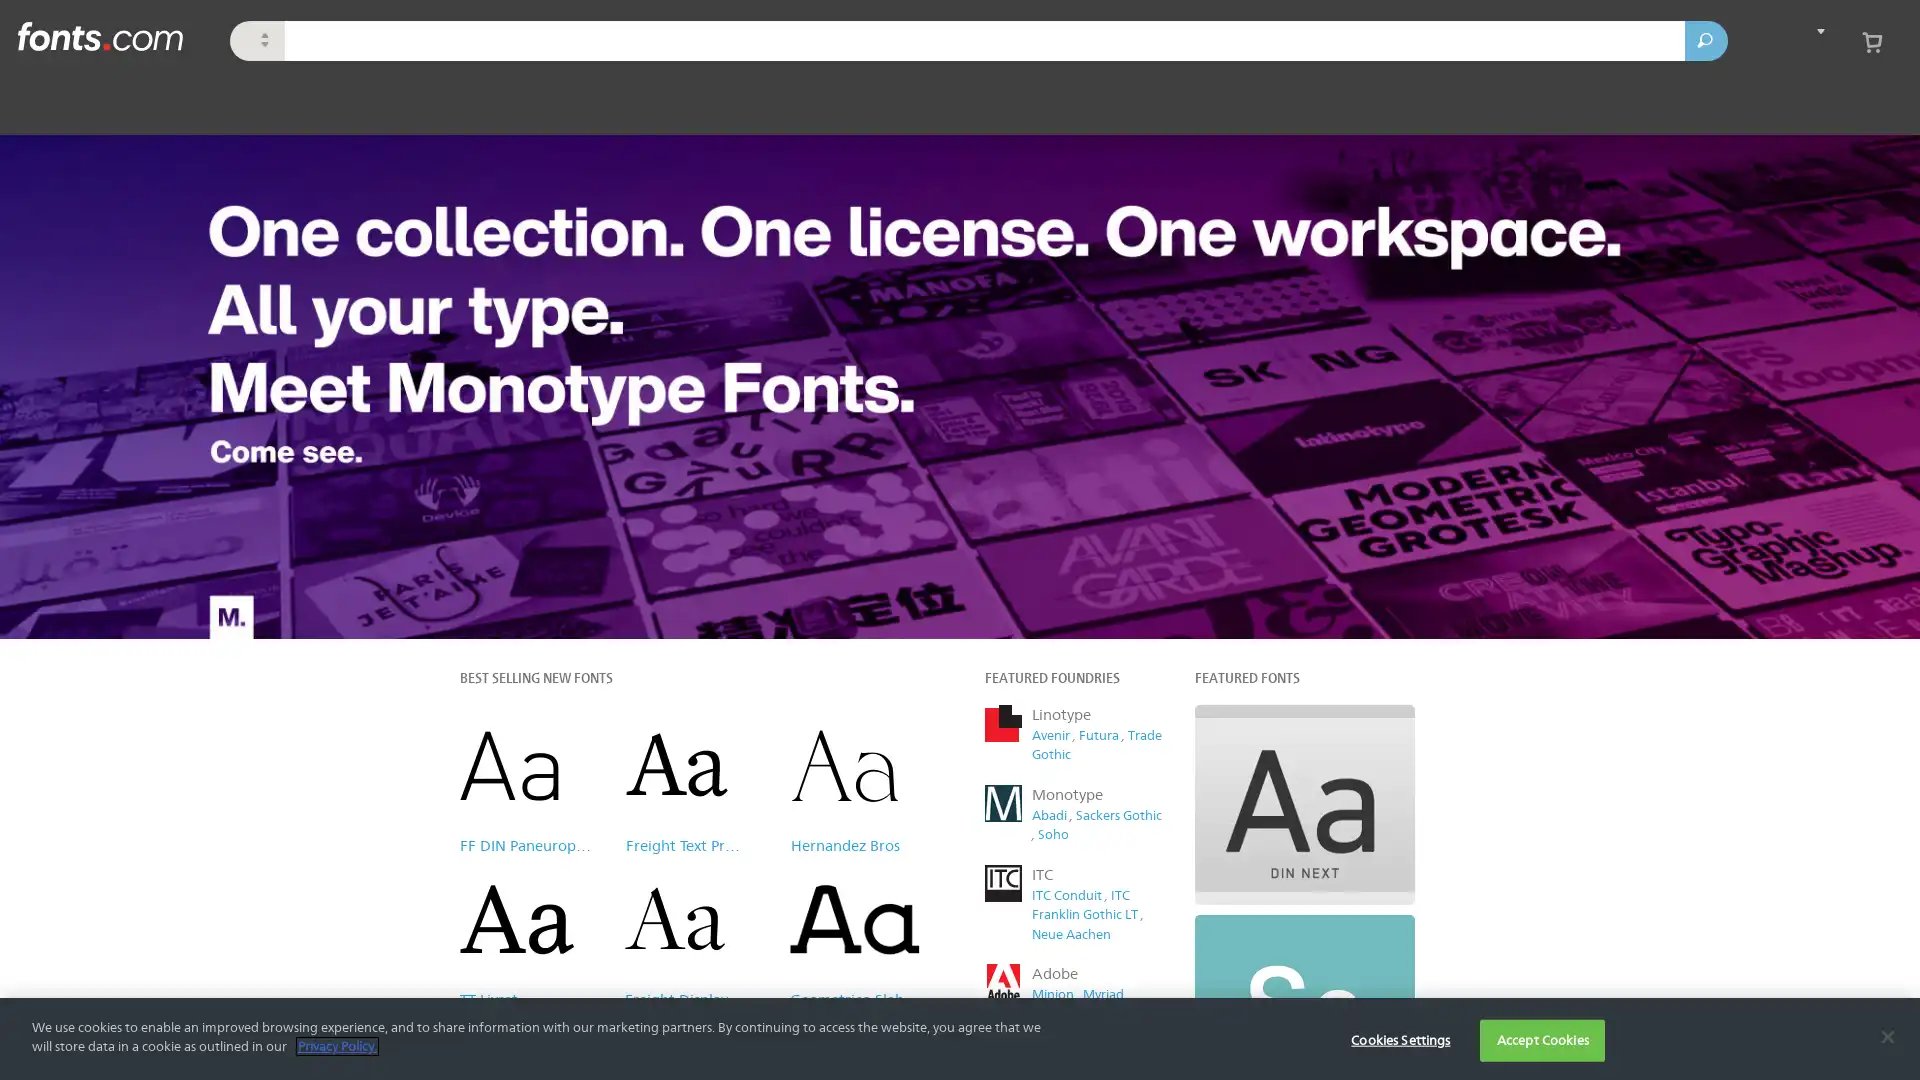 This screenshot has height=1080, width=1920. I want to click on Search, so click(1705, 41).